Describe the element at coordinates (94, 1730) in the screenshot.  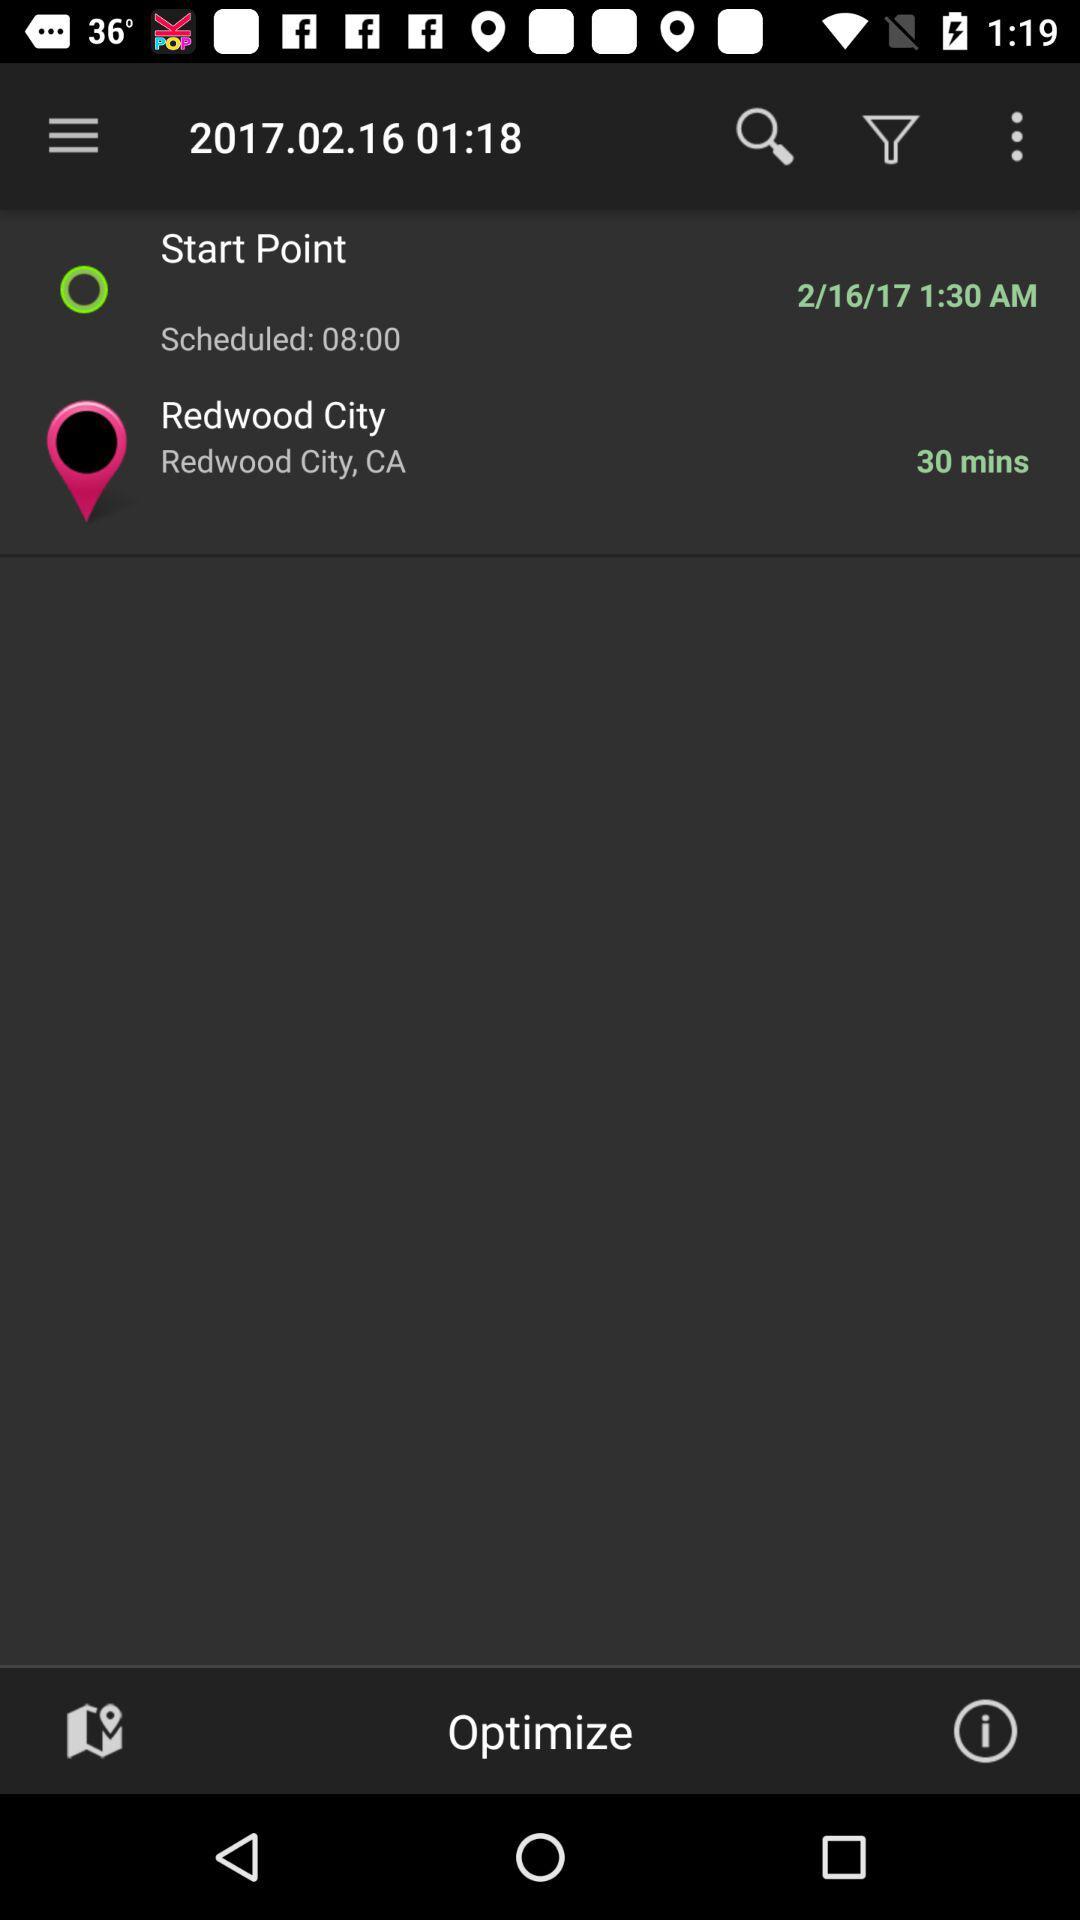
I see `location` at that location.